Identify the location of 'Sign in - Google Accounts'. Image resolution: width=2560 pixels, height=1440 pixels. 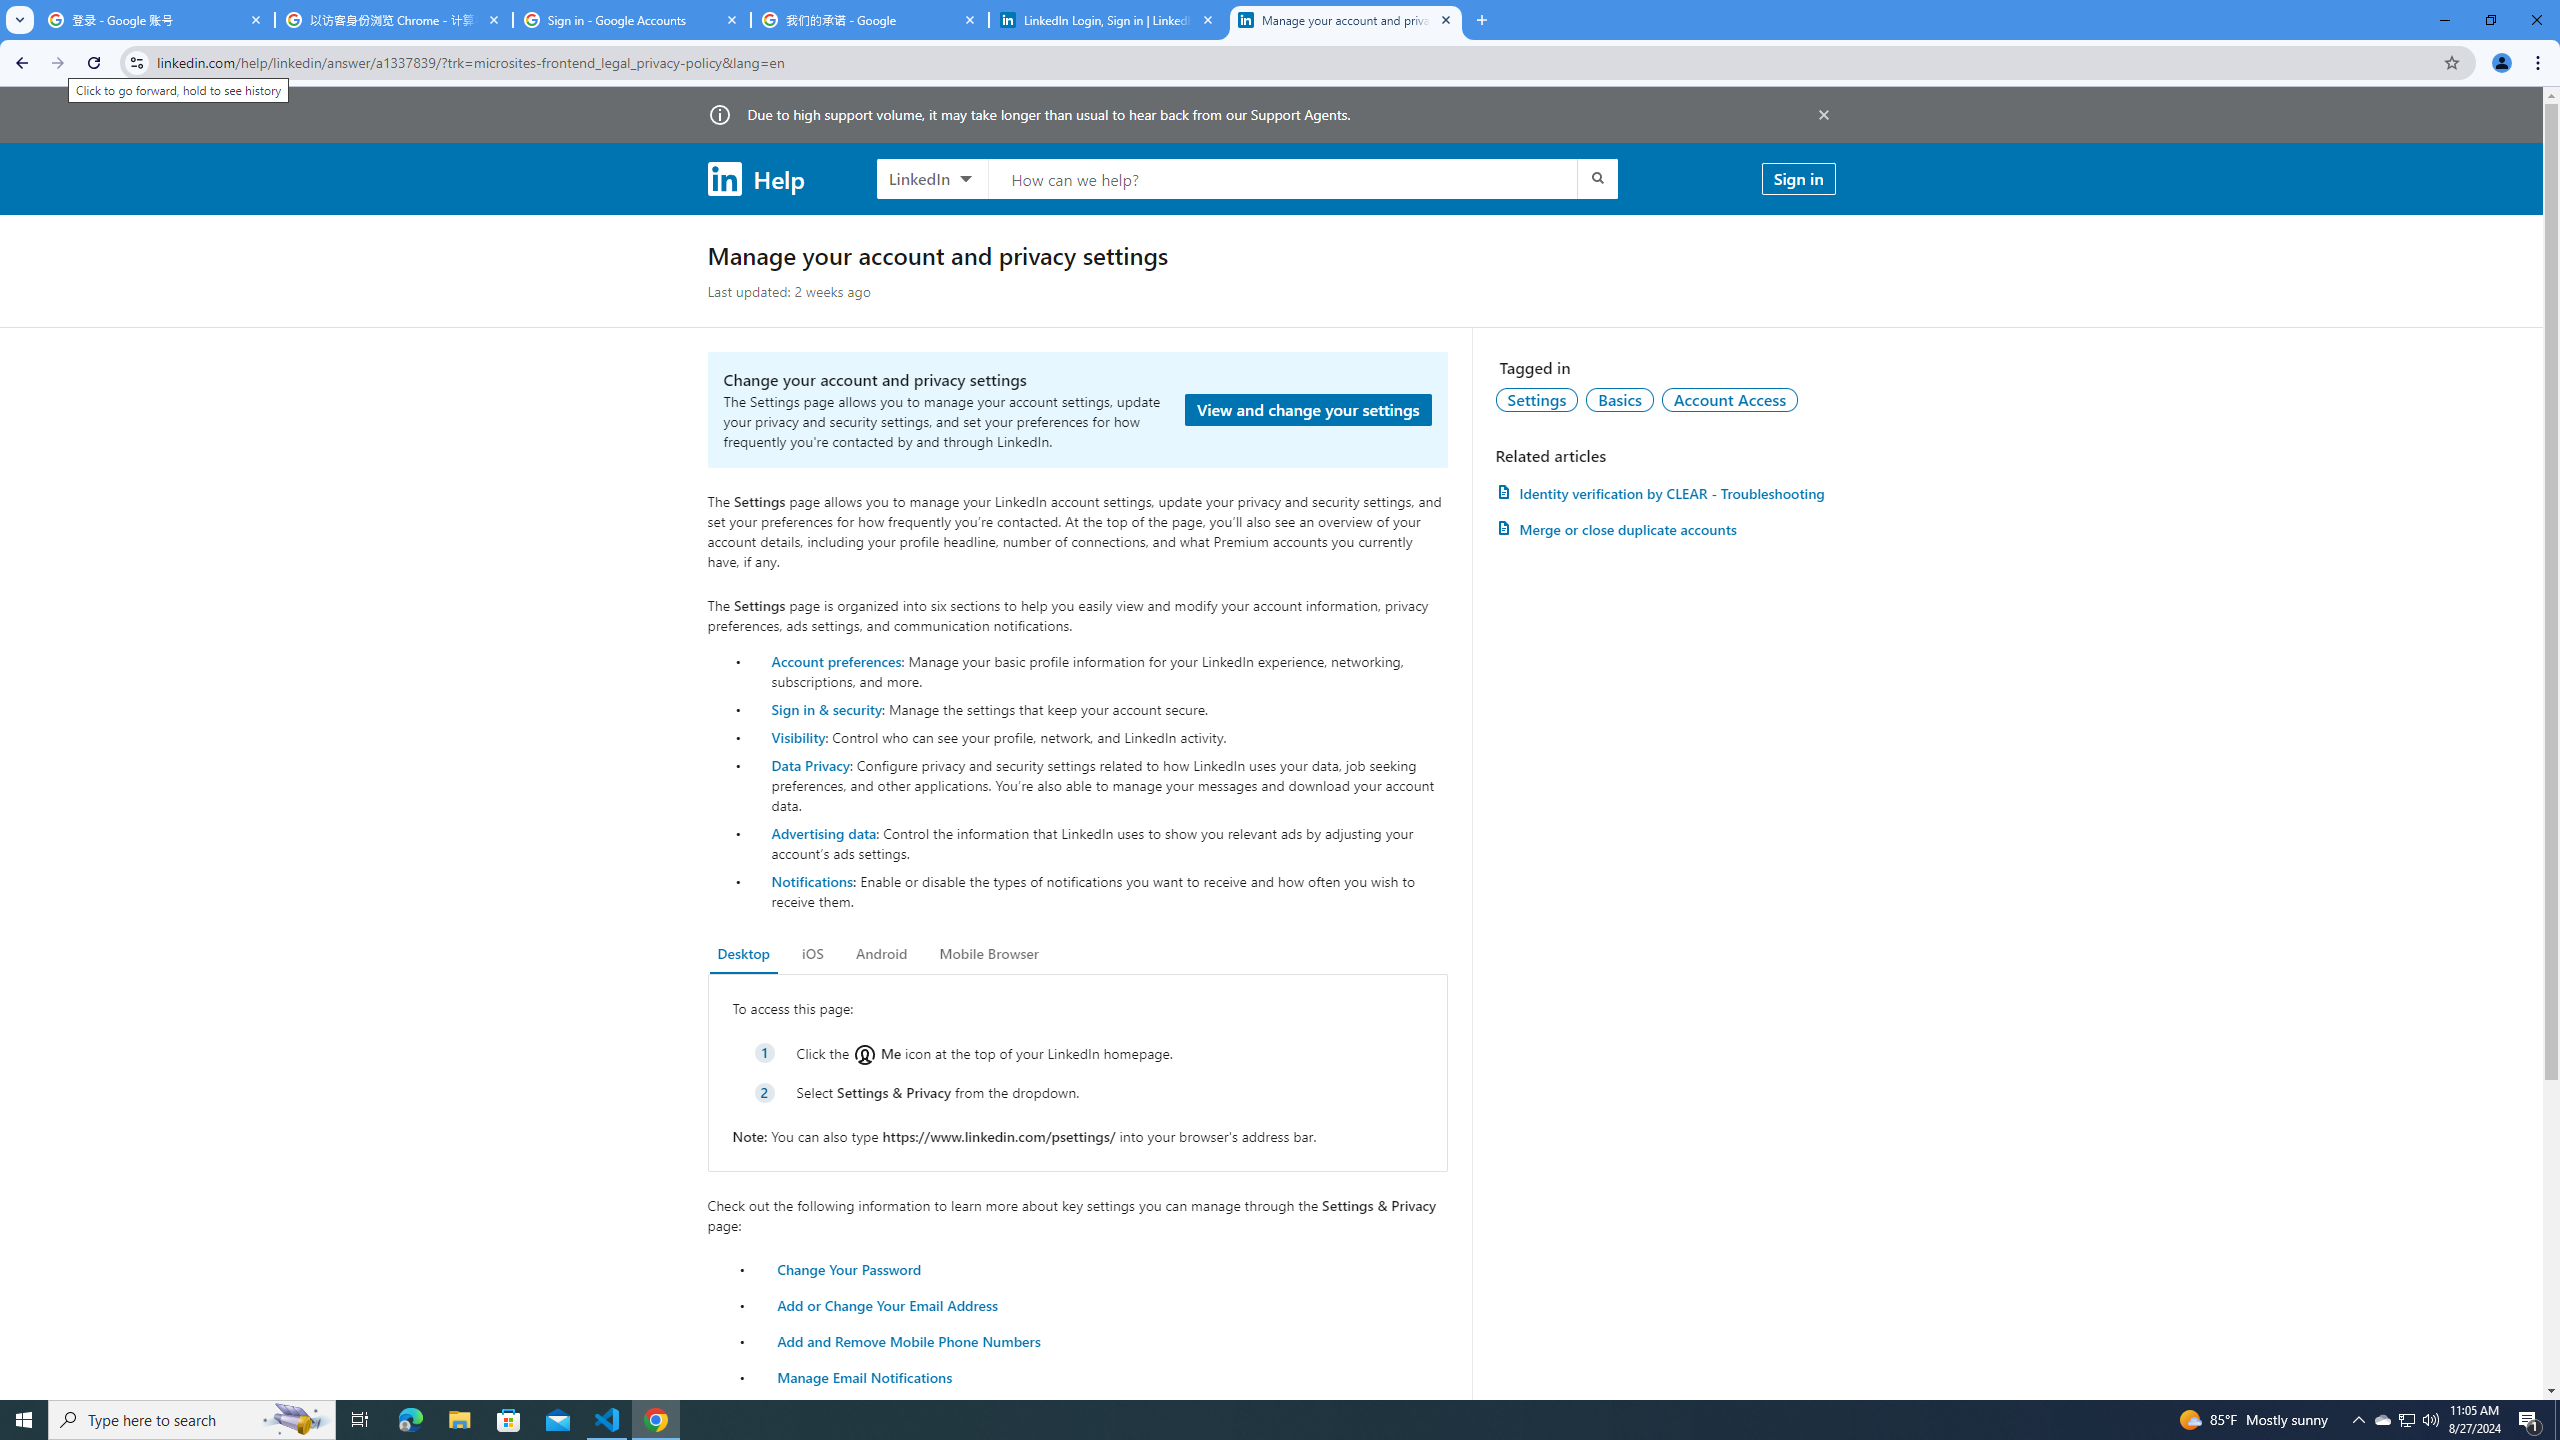
(631, 19).